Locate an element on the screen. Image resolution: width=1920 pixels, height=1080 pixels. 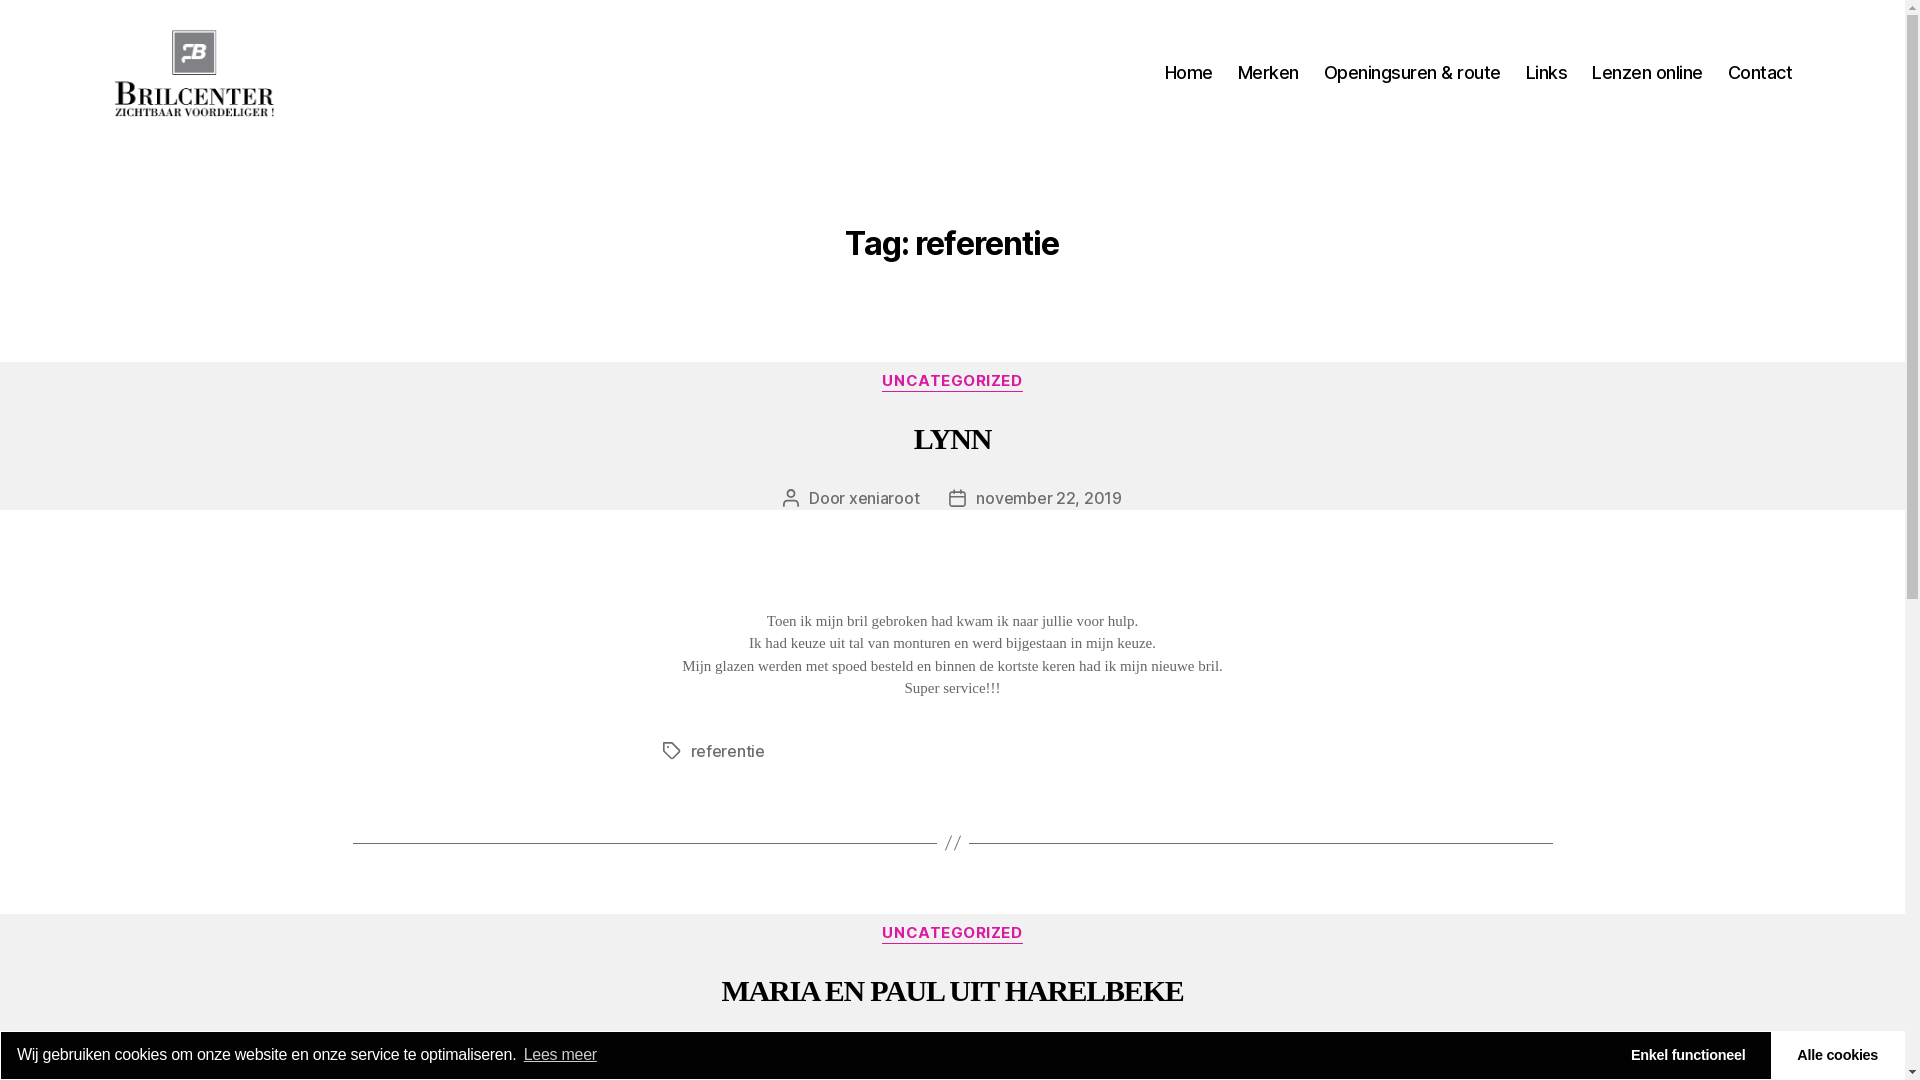
'Merken' is located at coordinates (1267, 72).